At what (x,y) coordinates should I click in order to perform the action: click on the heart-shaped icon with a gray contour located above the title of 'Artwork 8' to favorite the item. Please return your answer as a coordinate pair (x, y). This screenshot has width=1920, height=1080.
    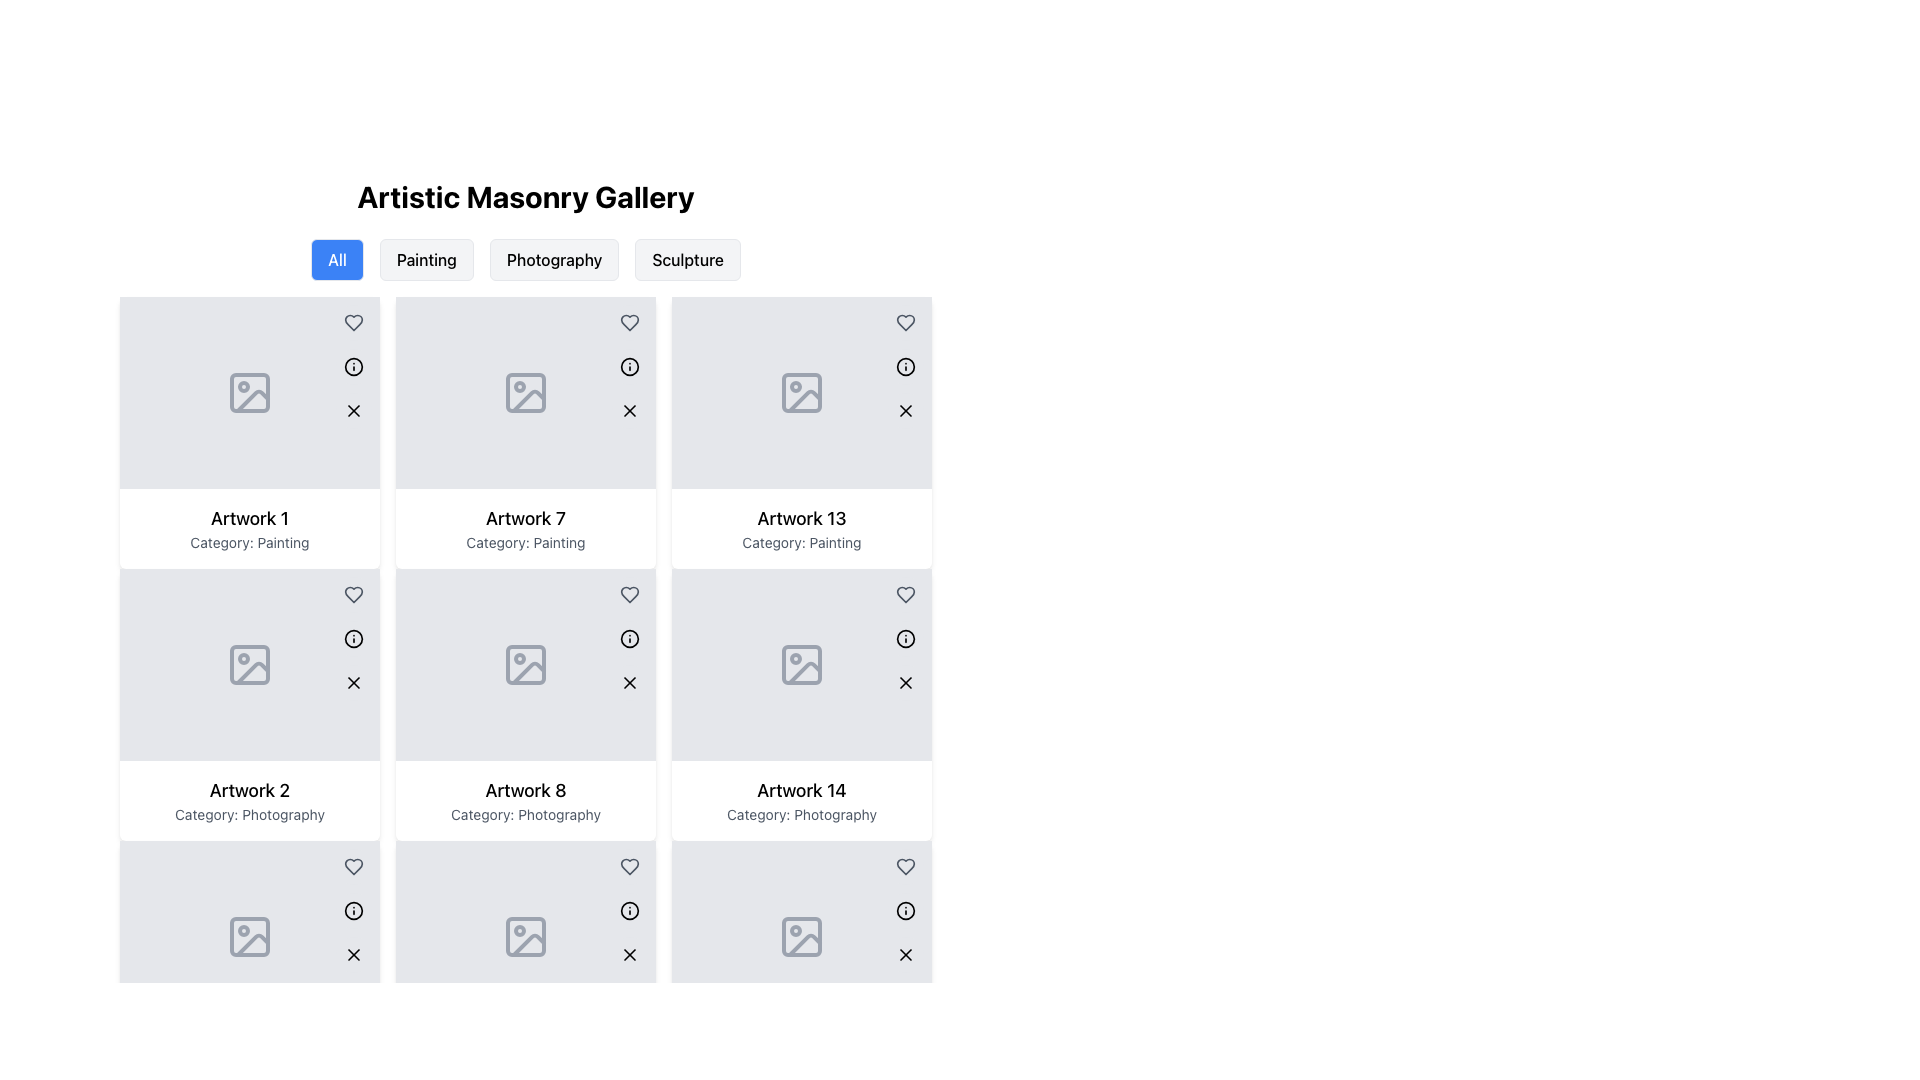
    Looking at the image, I should click on (628, 593).